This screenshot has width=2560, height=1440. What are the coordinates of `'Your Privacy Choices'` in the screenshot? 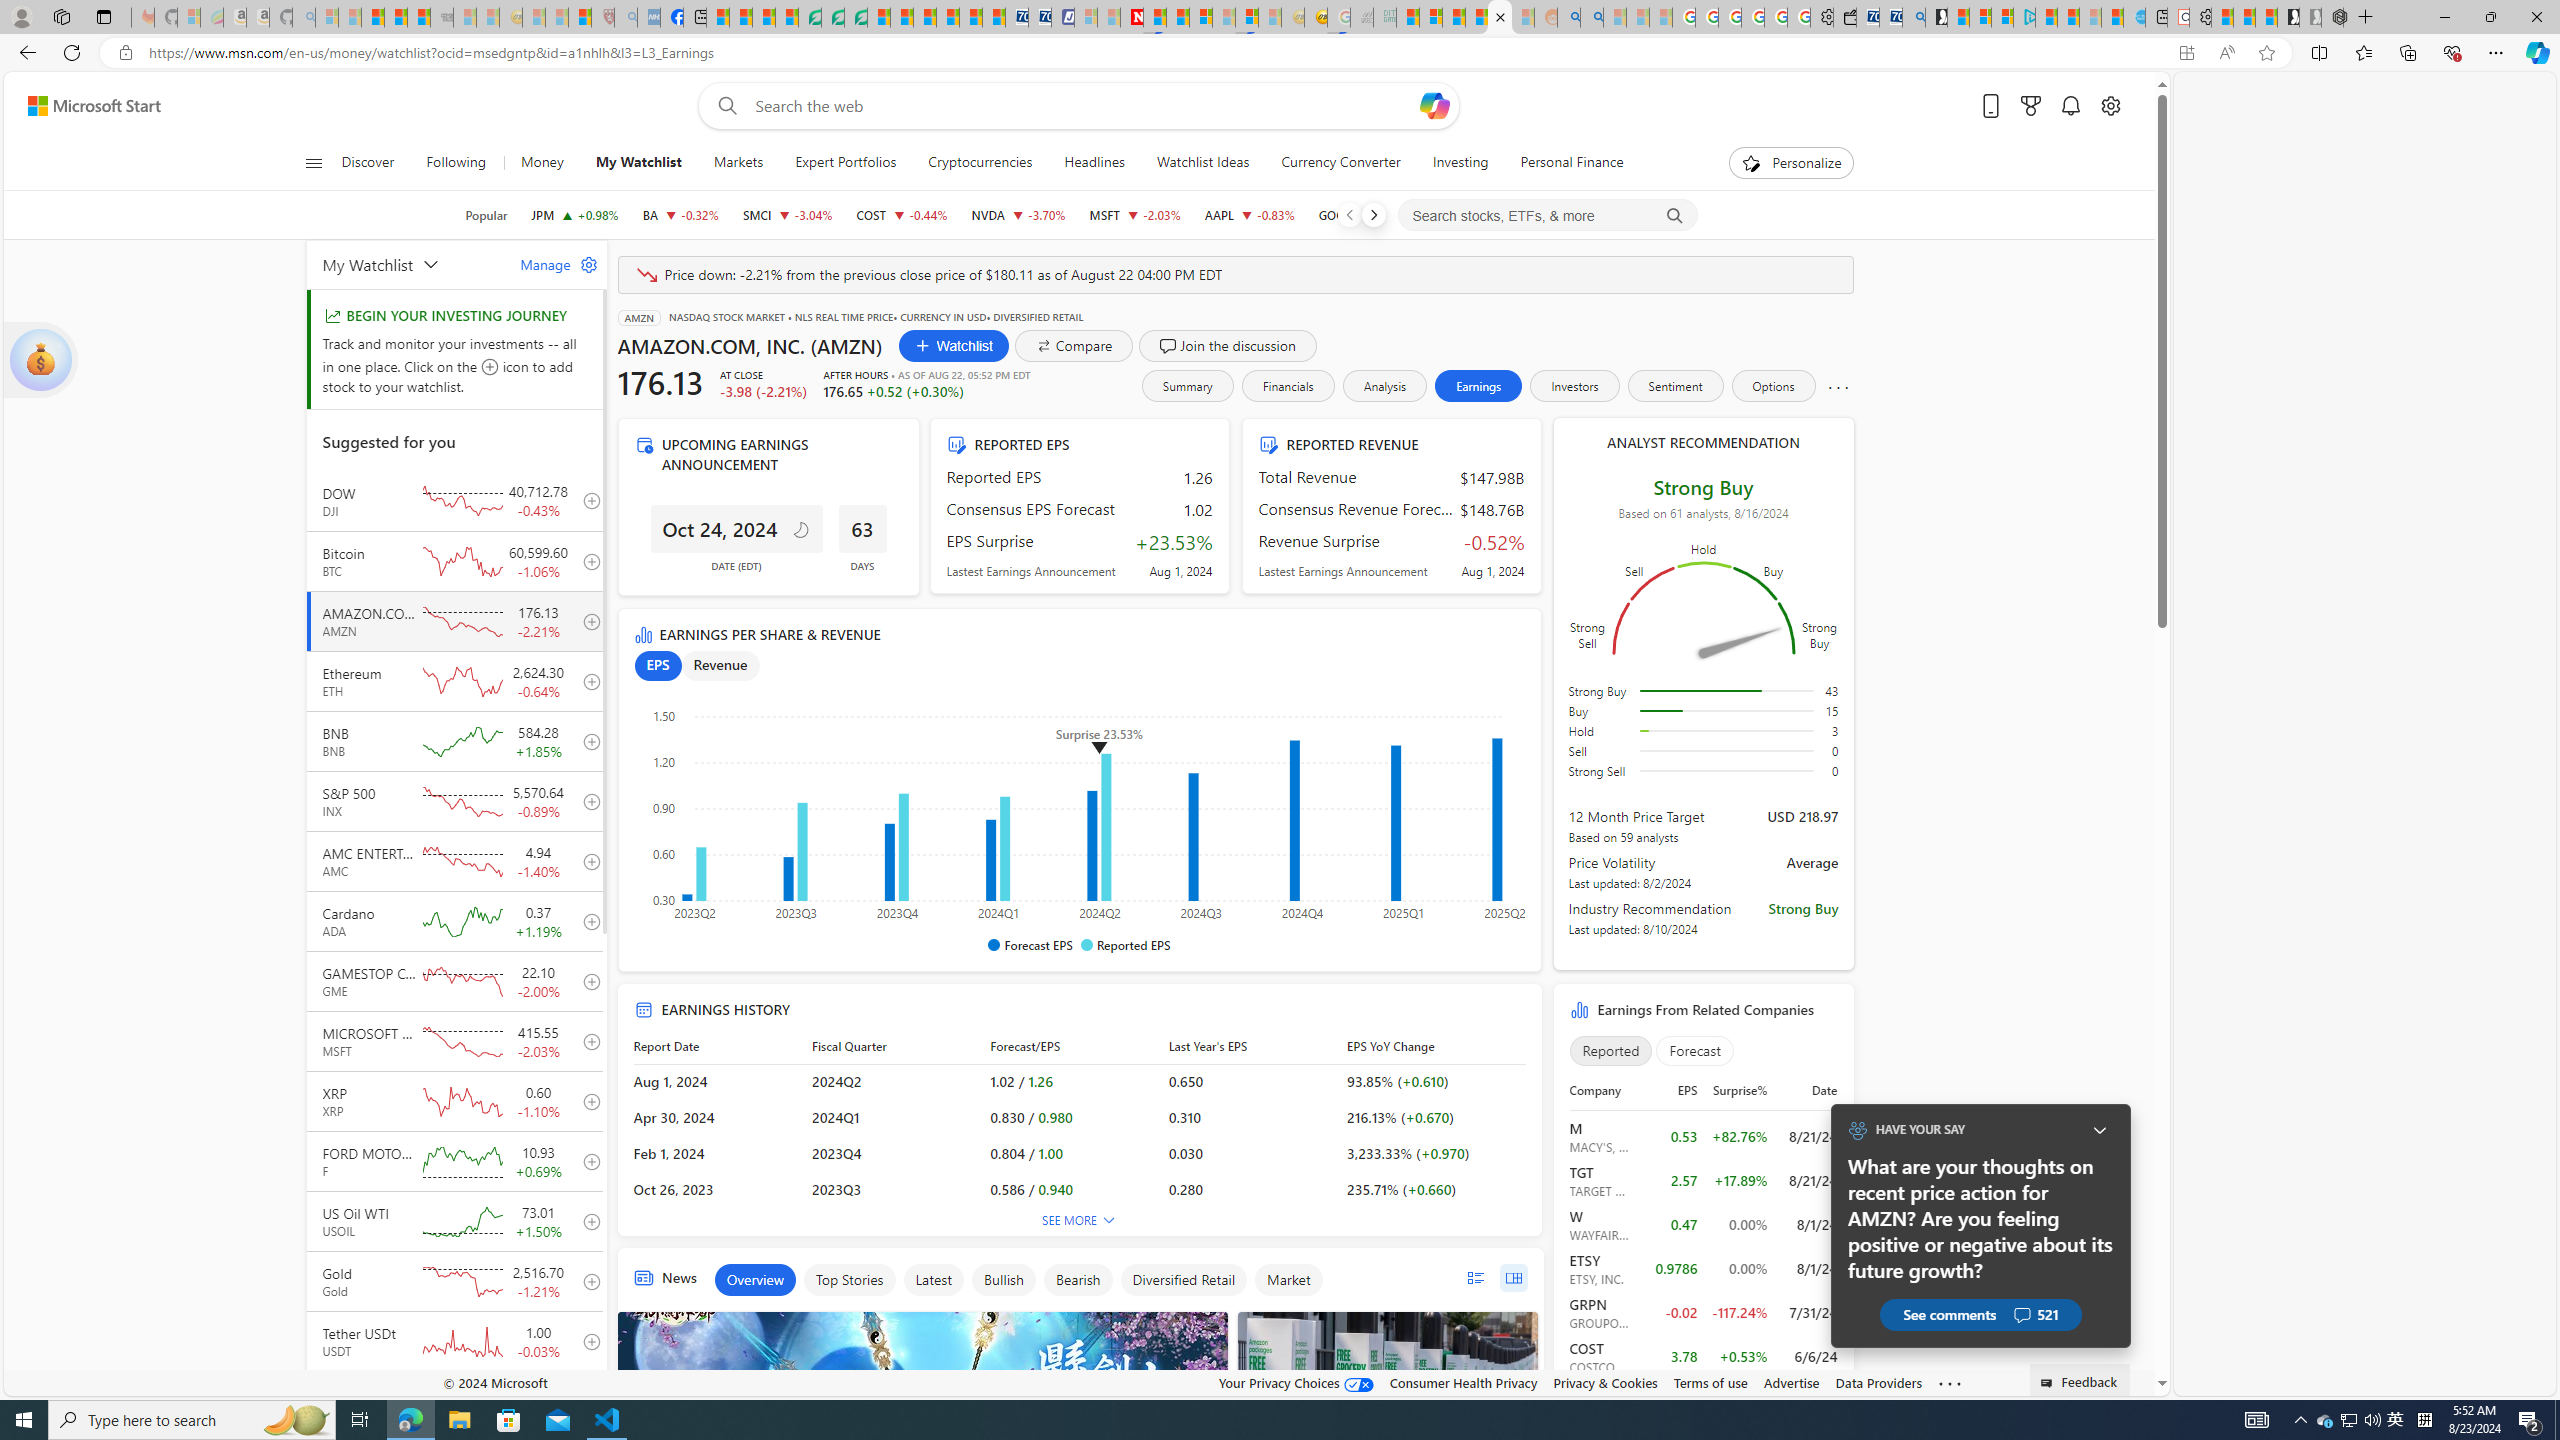 It's located at (1296, 1382).